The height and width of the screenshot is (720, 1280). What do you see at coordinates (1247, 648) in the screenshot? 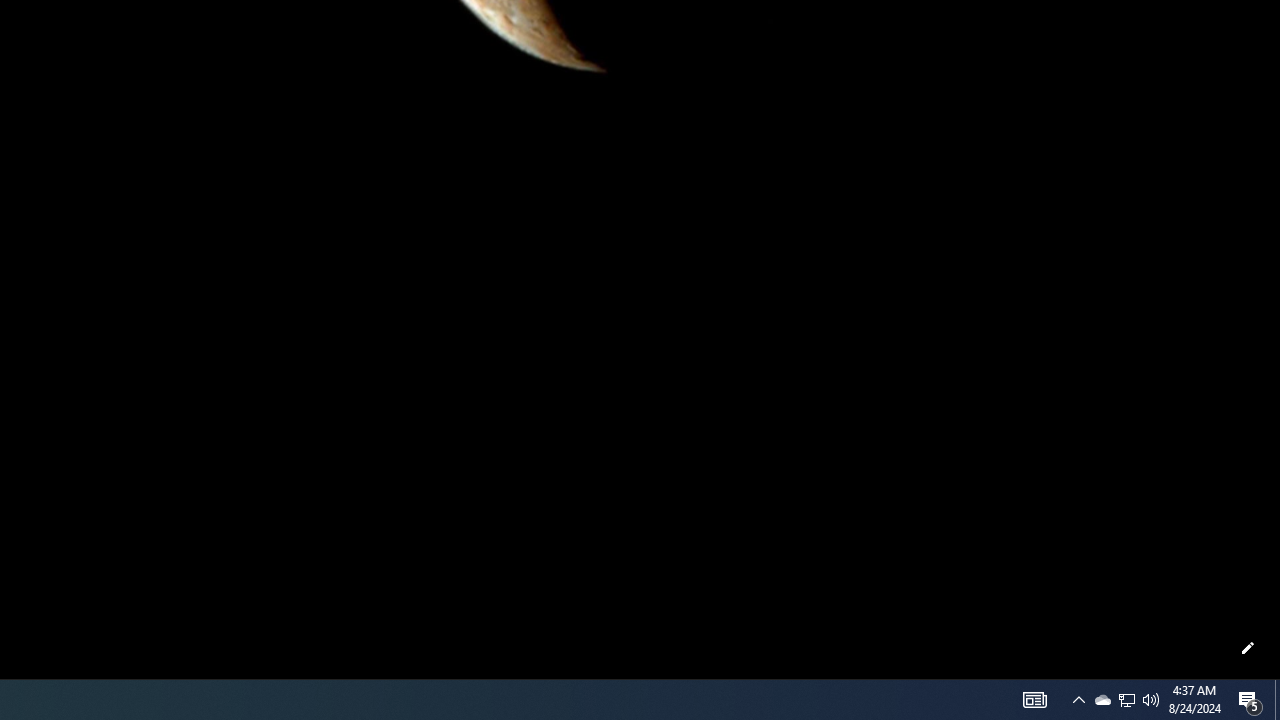
I see `'Customize this page'` at bounding box center [1247, 648].